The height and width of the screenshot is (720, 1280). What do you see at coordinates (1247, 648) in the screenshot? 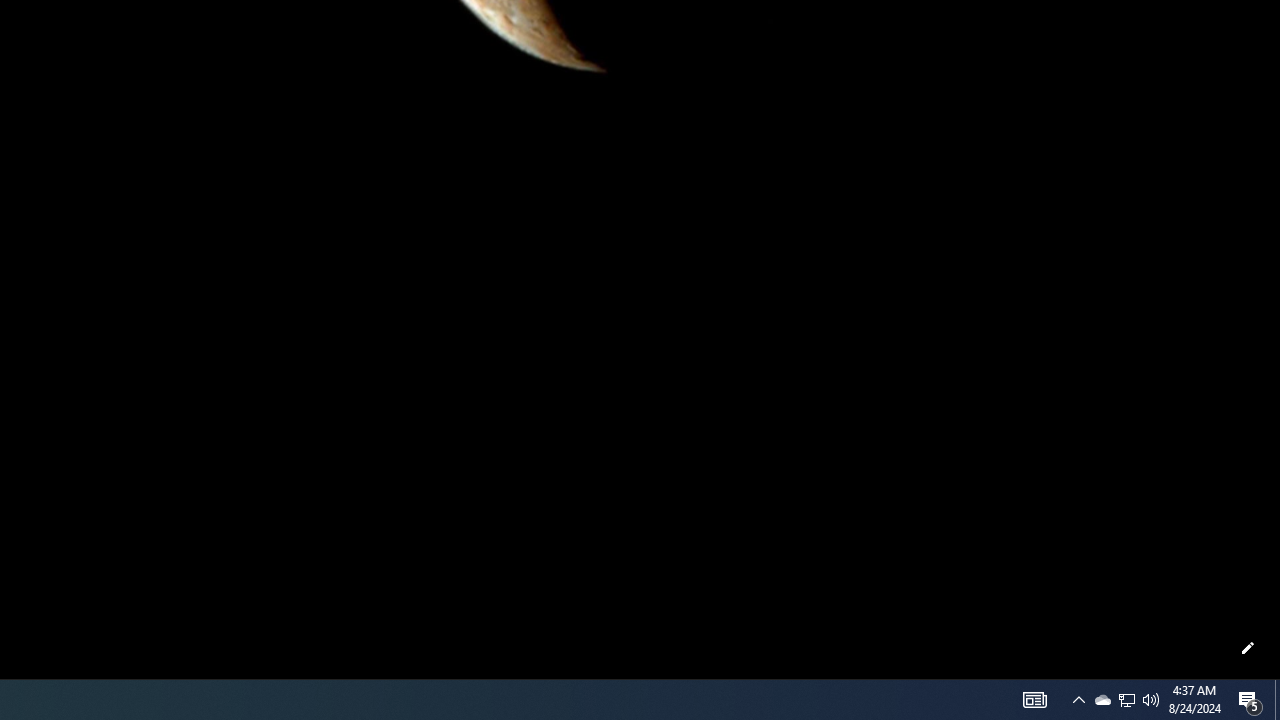
I see `'Customize this page'` at bounding box center [1247, 648].